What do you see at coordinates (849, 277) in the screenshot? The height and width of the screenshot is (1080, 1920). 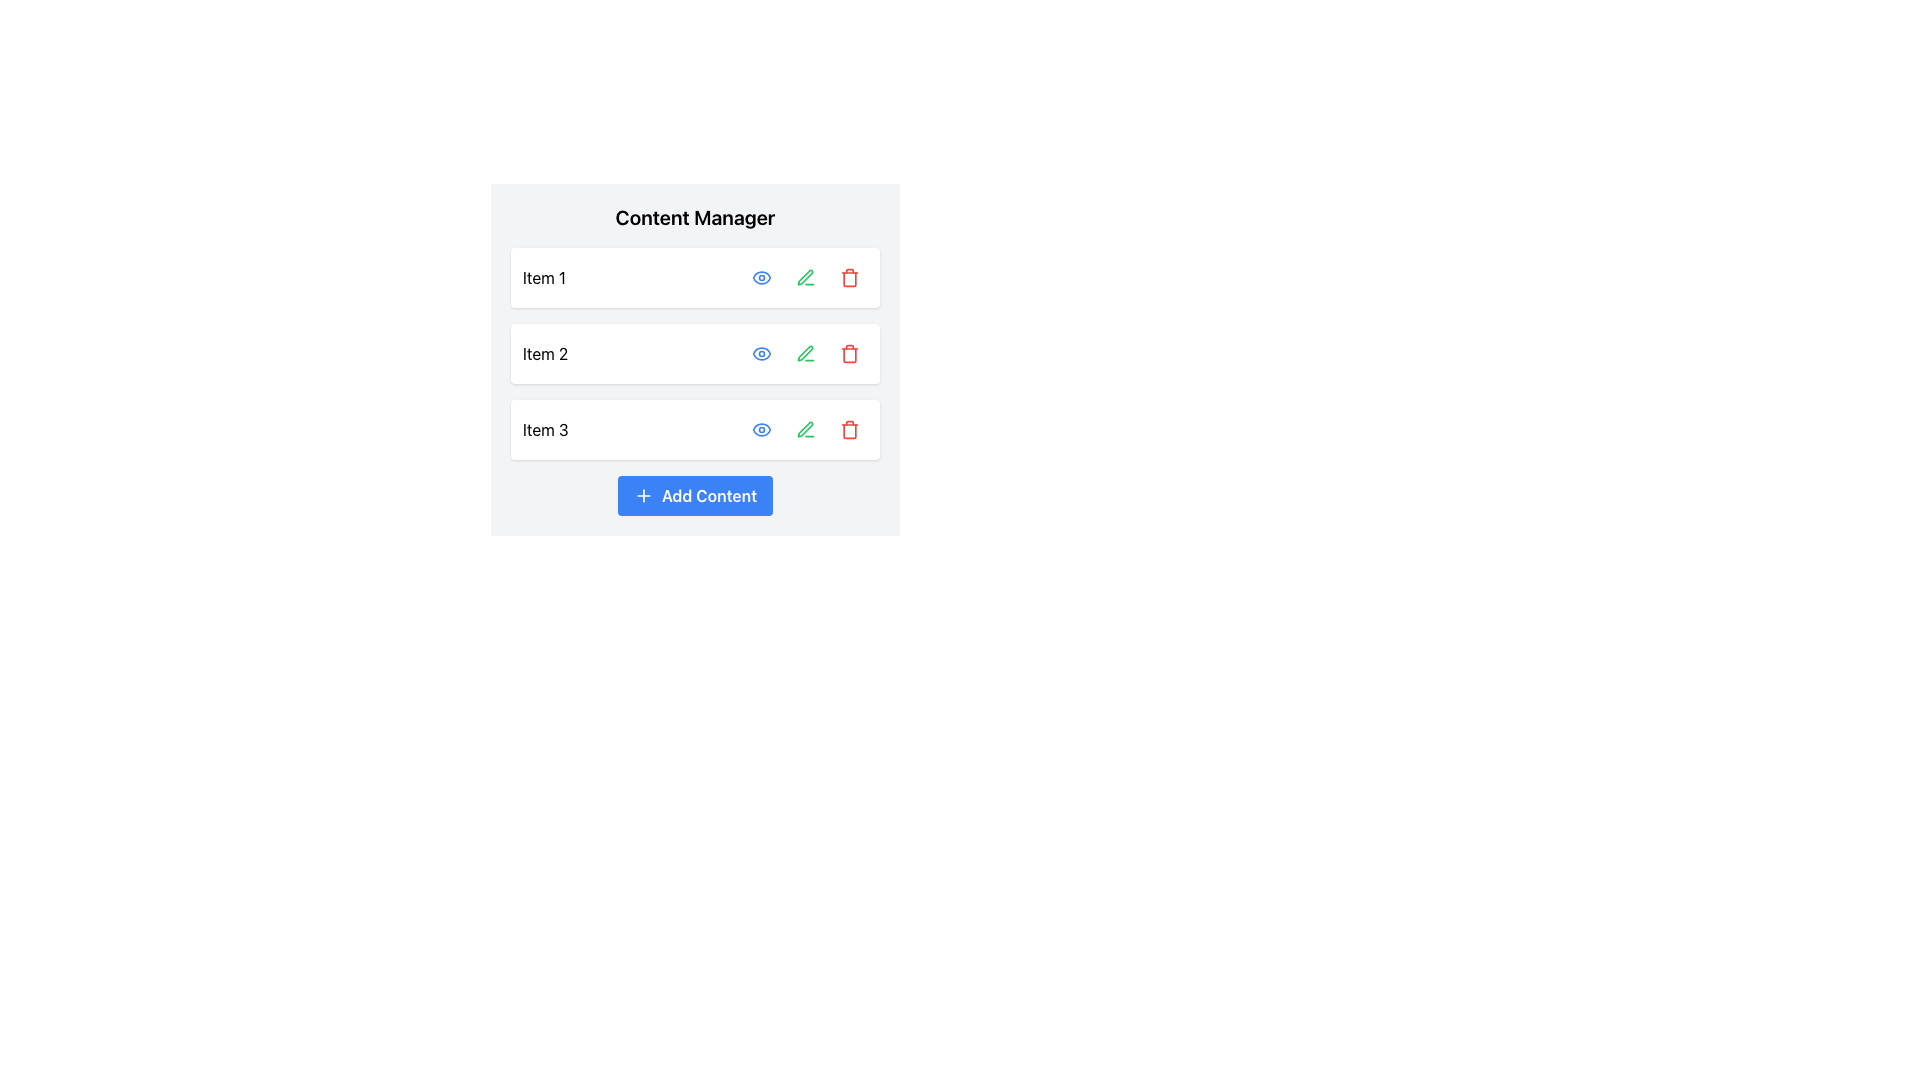 I see `the red trash icon button` at bounding box center [849, 277].